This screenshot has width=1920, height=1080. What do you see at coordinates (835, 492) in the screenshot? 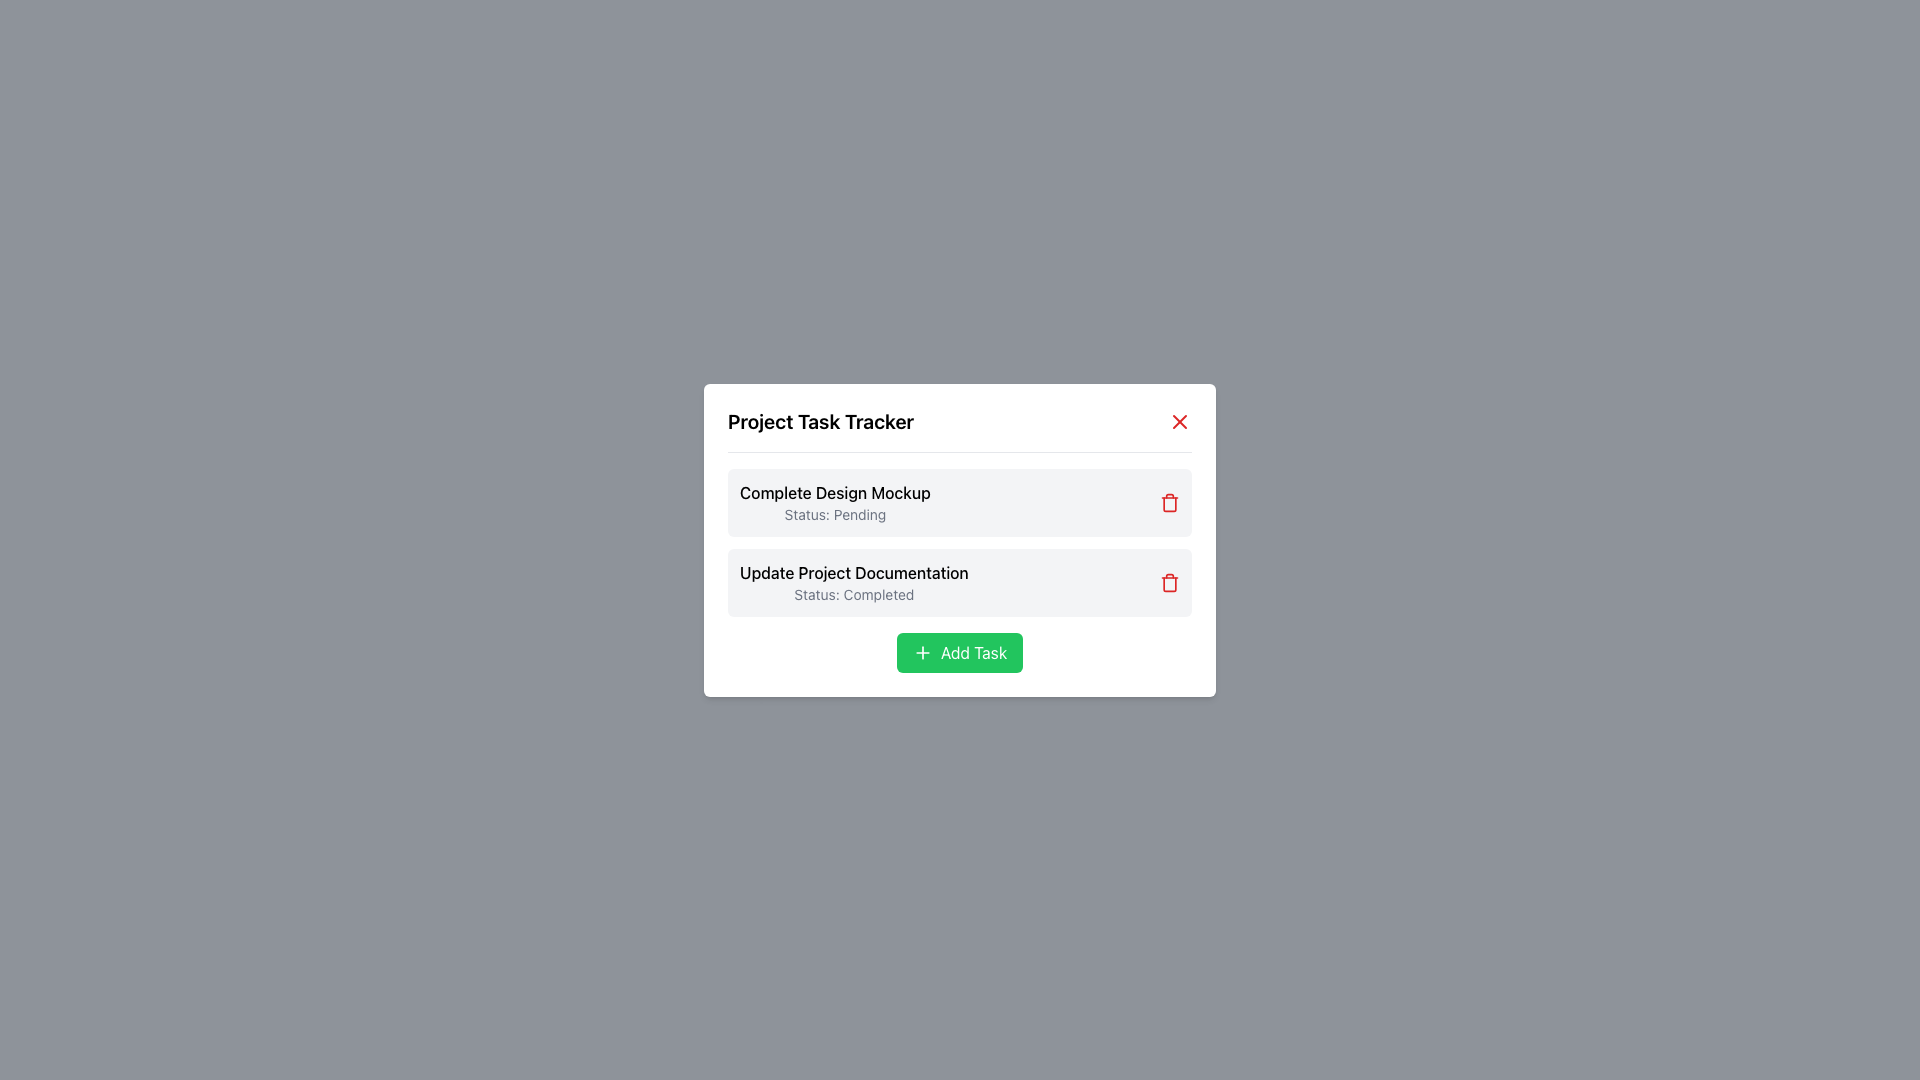
I see `text from the Text Label that says 'Complete Design Mockup', which is prominently displayed in the 'Project Task Tracker' modal, above the status detail 'Status: Pending'` at bounding box center [835, 492].